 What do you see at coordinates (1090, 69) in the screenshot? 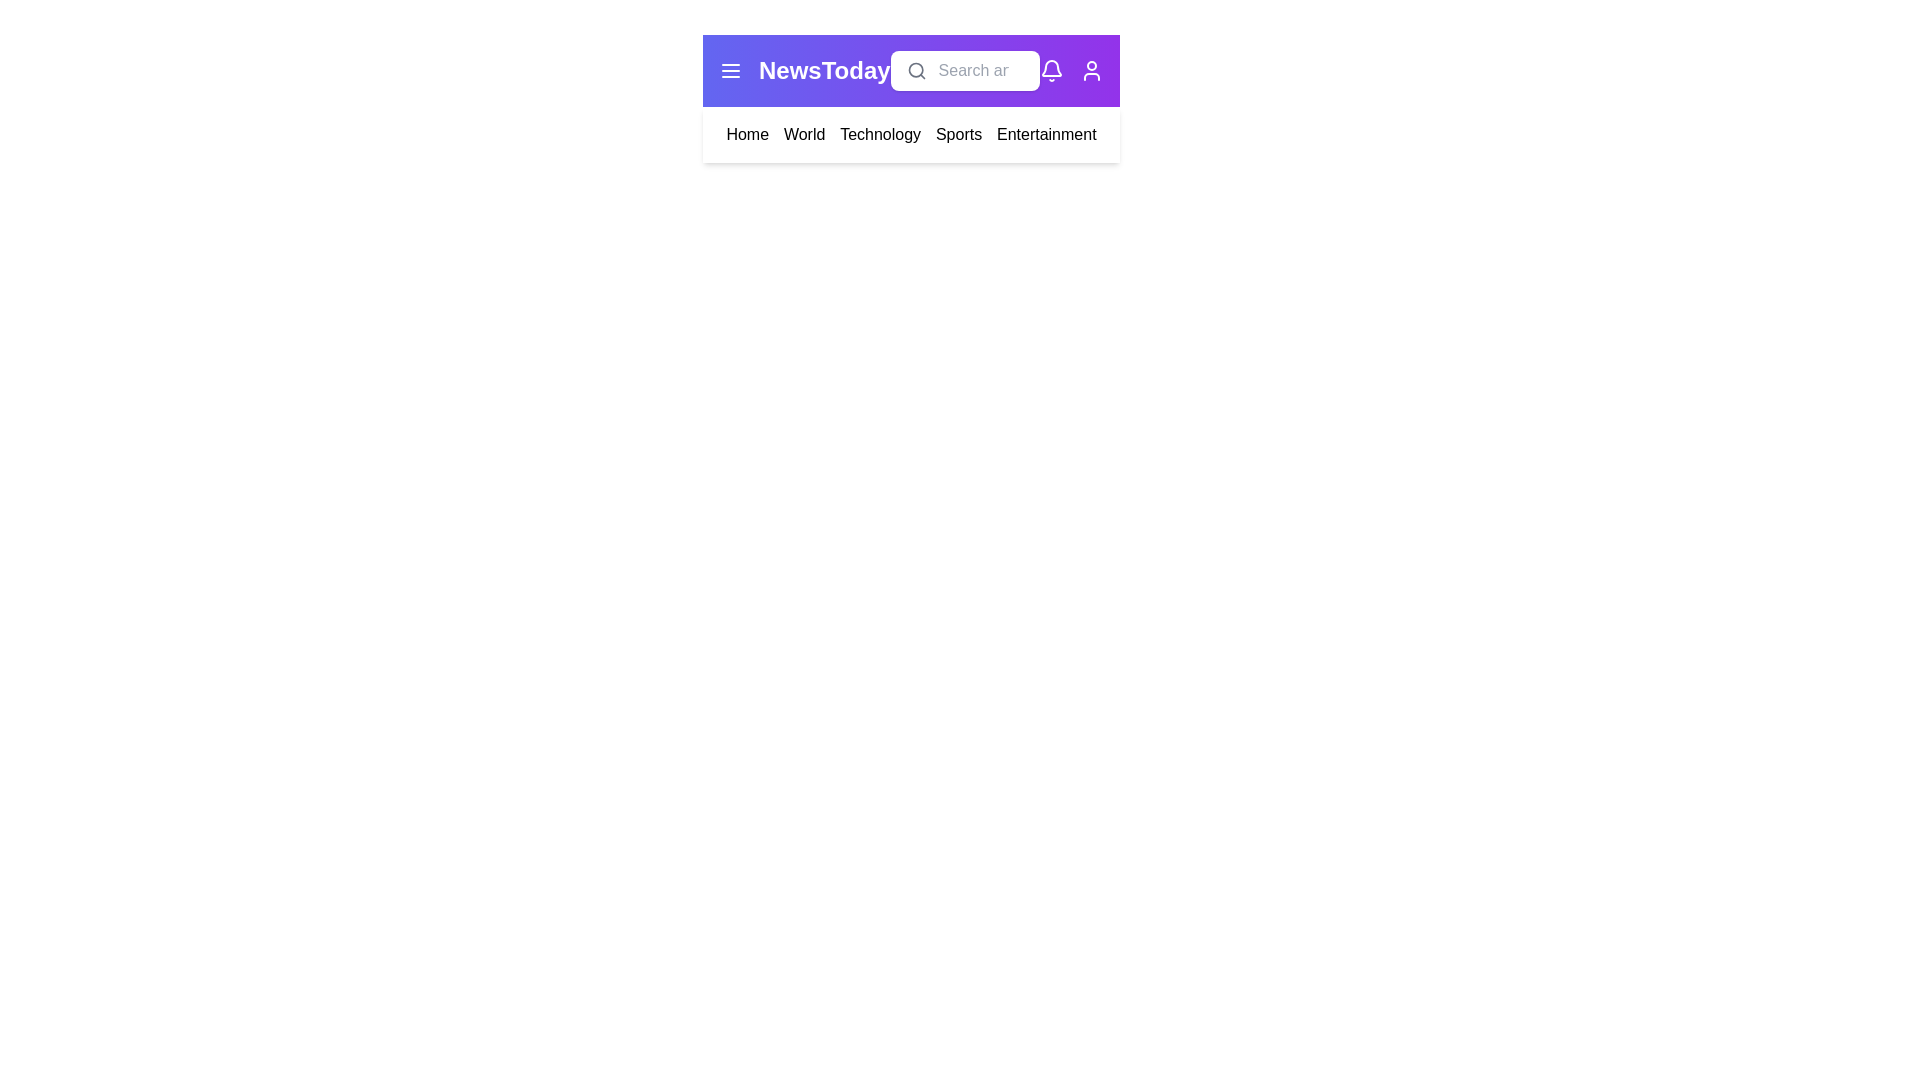
I see `the user icon to access user profile options` at bounding box center [1090, 69].